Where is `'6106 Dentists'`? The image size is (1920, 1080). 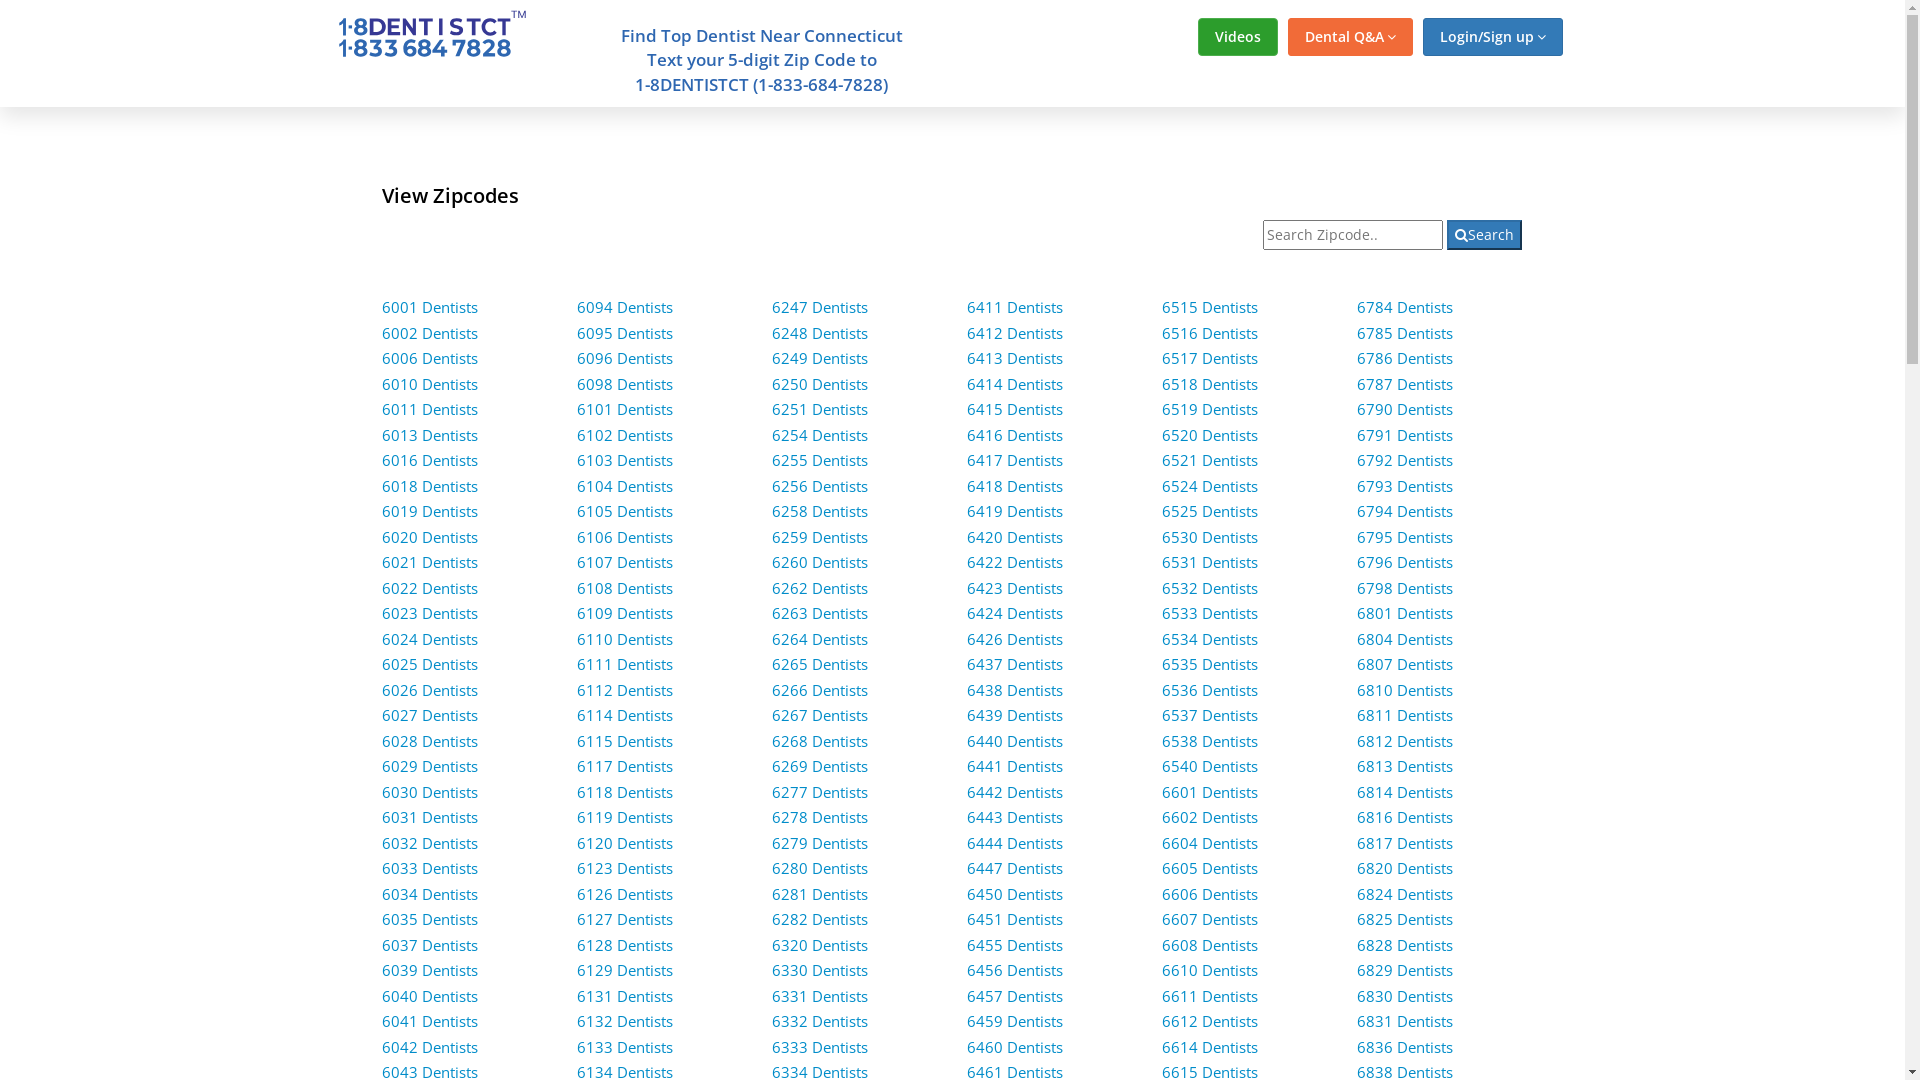
'6106 Dentists' is located at coordinates (575, 535).